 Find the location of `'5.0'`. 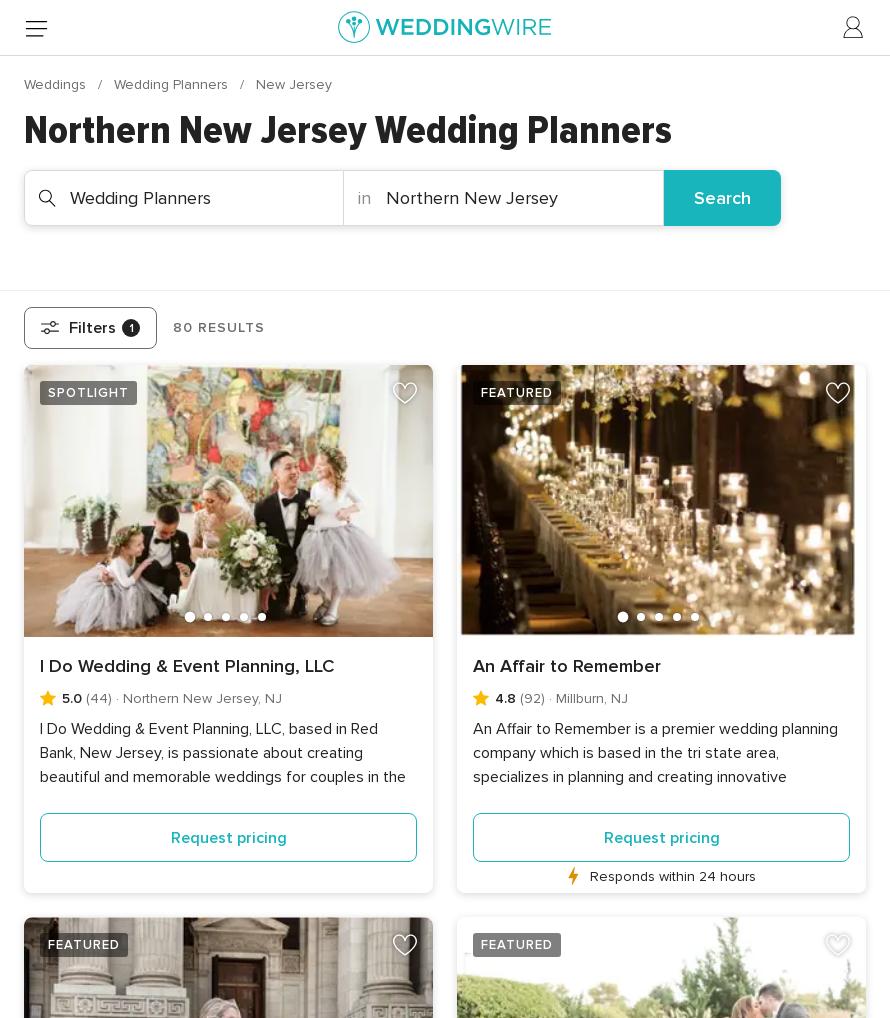

'5.0' is located at coordinates (60, 698).